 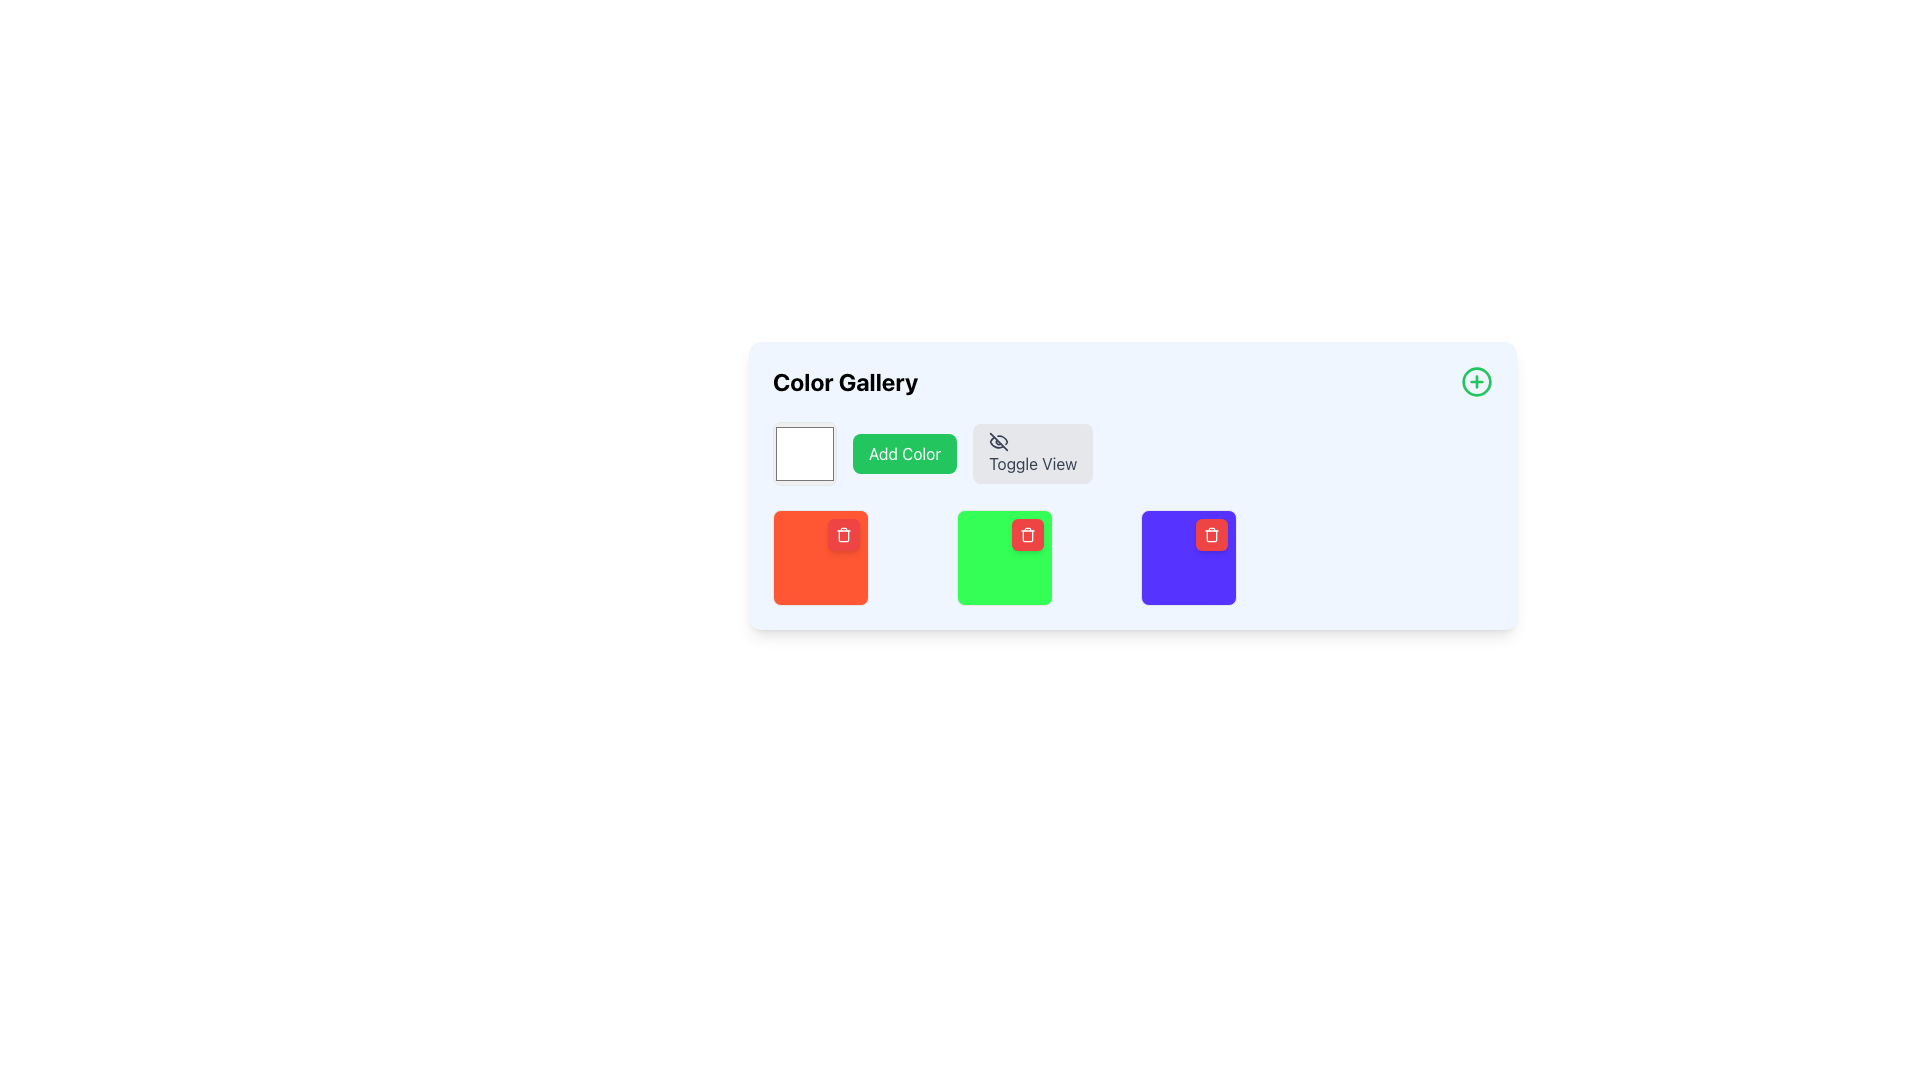 What do you see at coordinates (1210, 534) in the screenshot?
I see `the delete button located at the top-right corner of the purple color block` at bounding box center [1210, 534].